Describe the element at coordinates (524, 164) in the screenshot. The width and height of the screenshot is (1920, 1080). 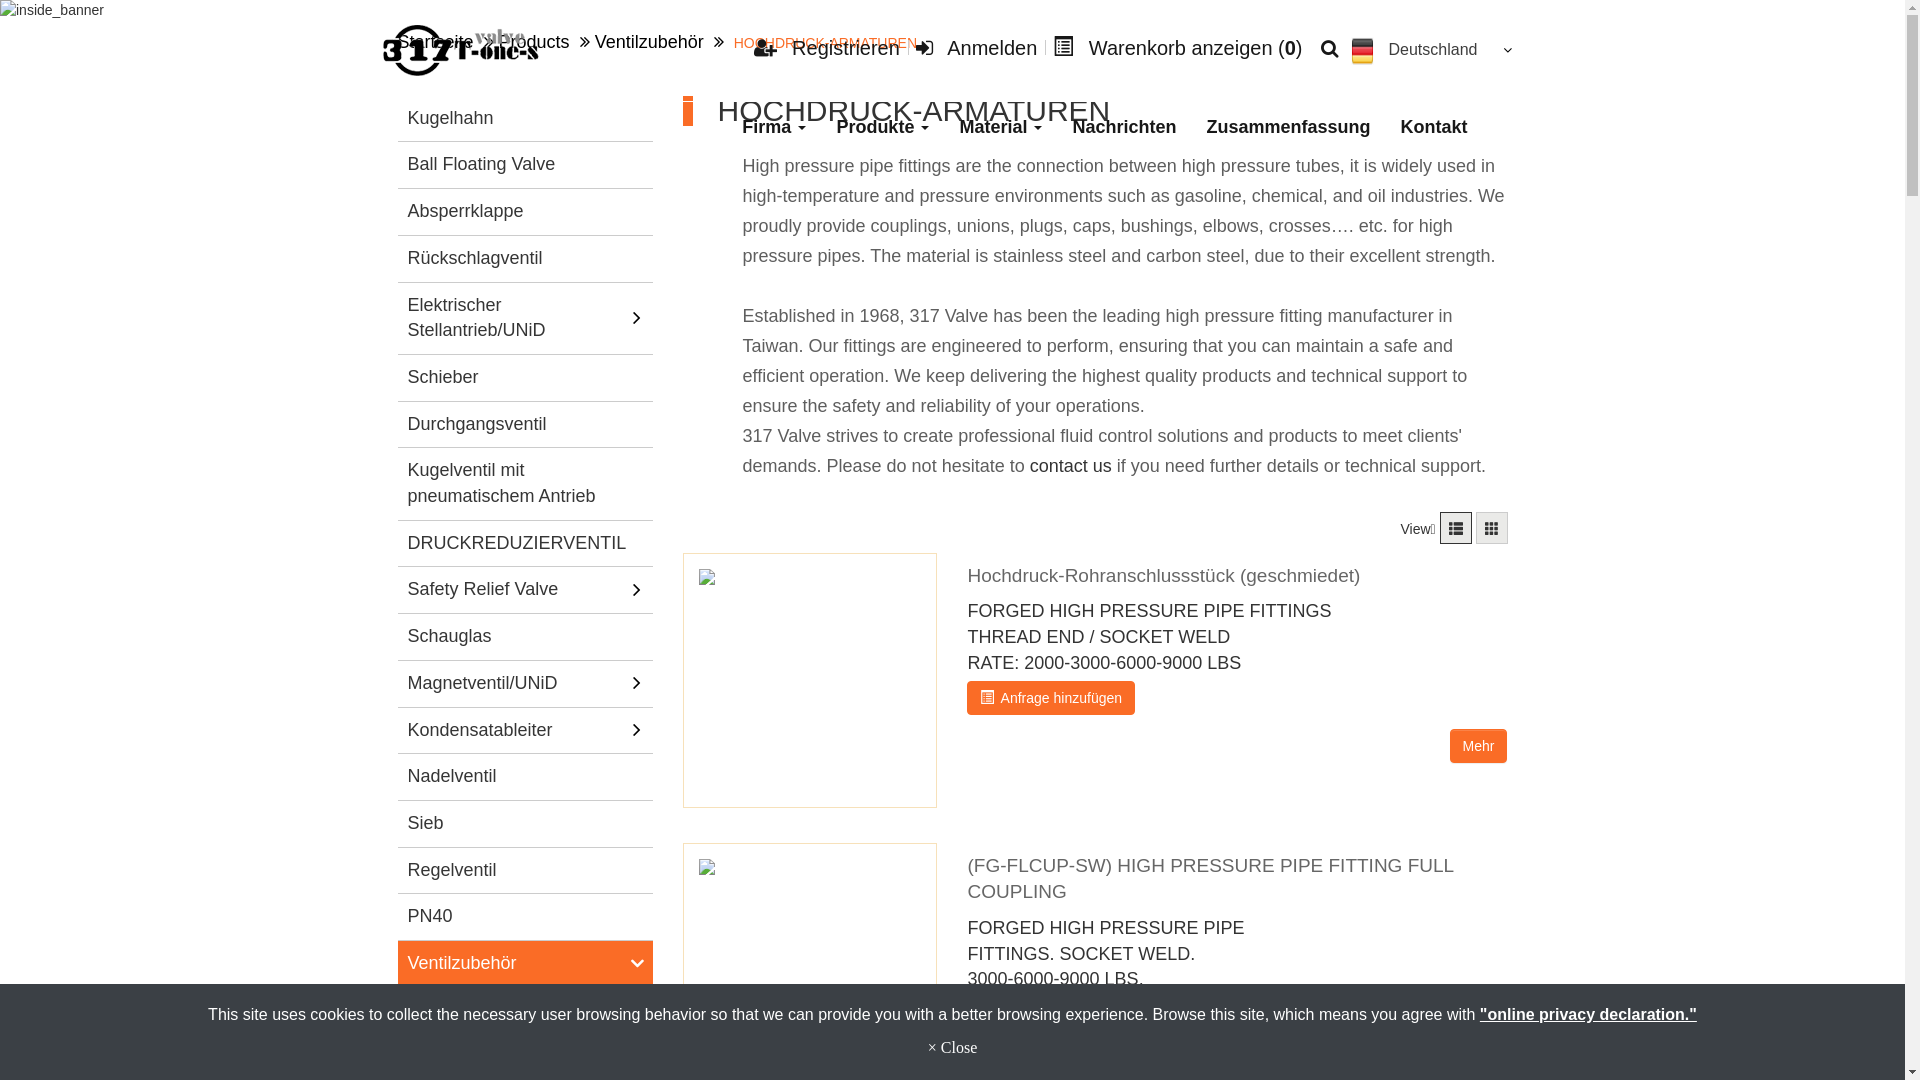
I see `'Ball Floating Valve'` at that location.